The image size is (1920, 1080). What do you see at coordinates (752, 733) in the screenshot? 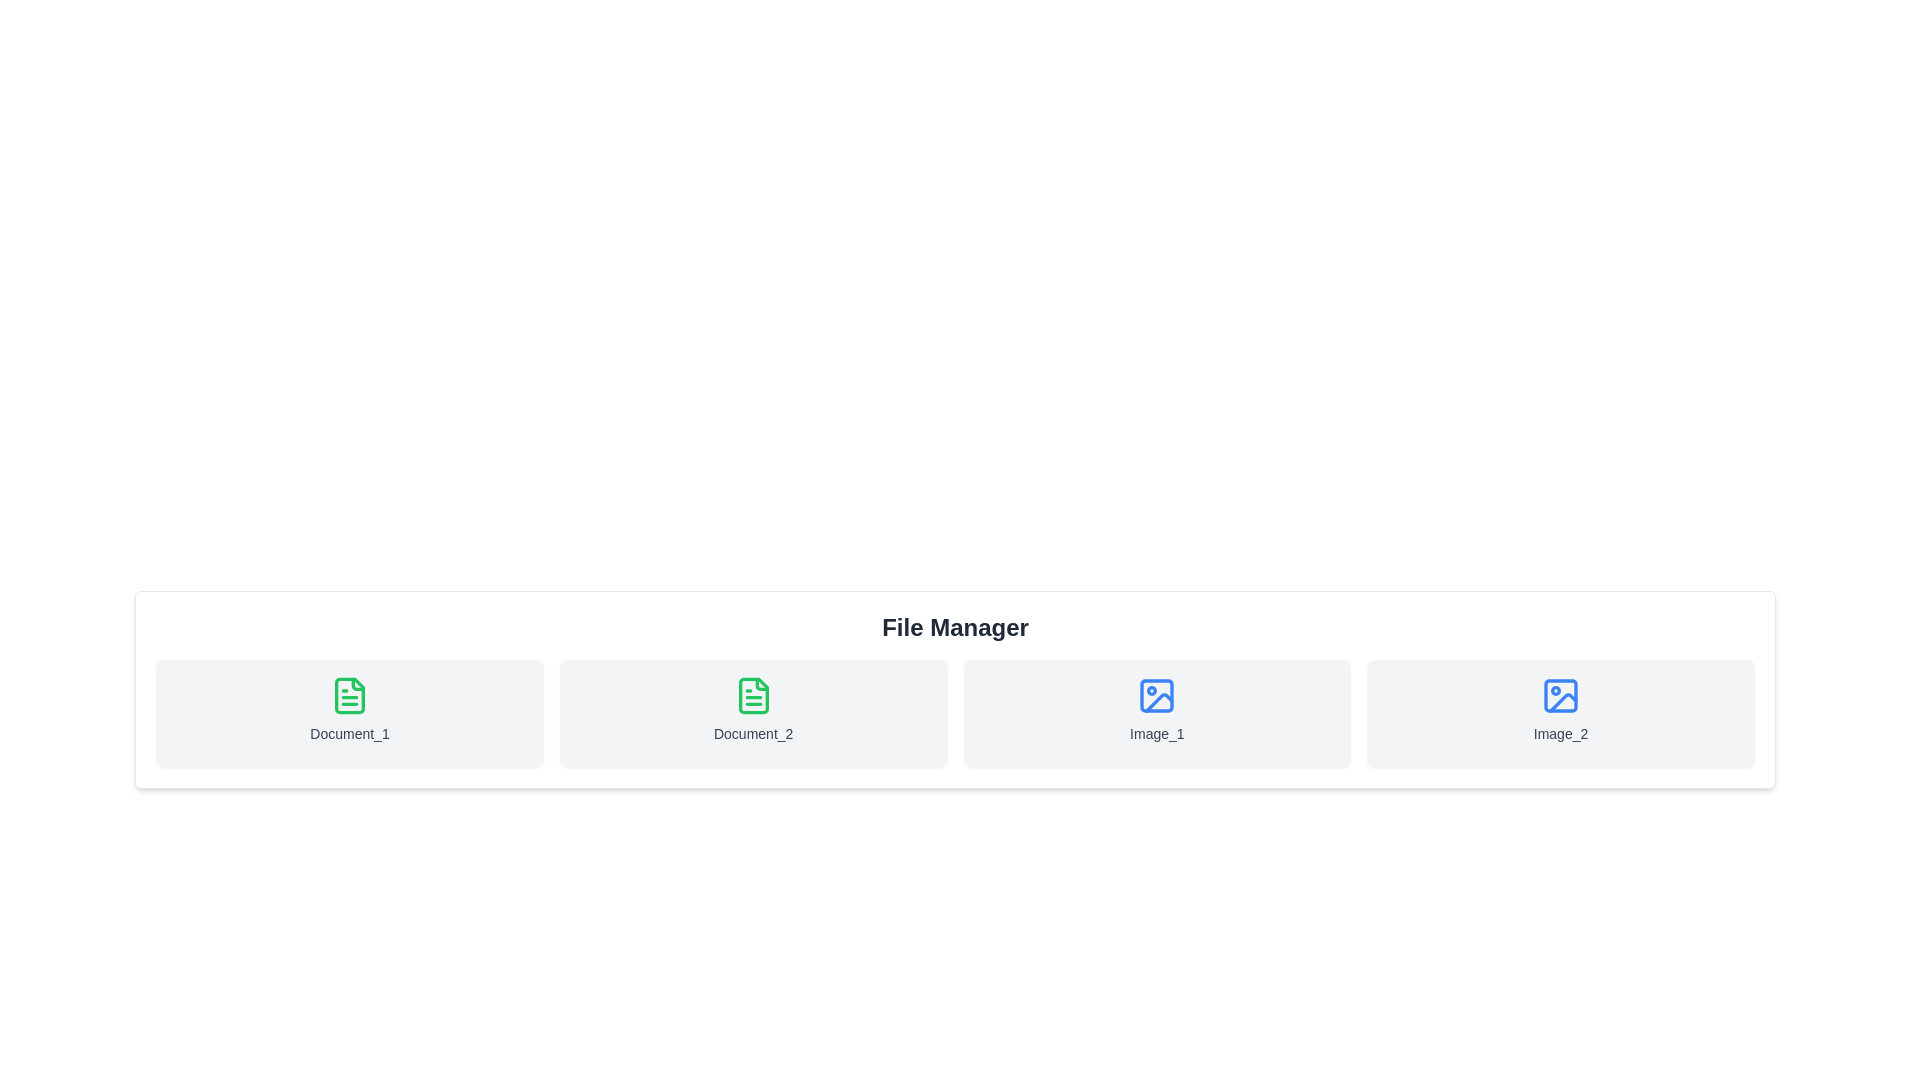
I see `text label 'Document_2' which is displayed in gray color at the bottom of the card component, centrally positioned below the document icon` at bounding box center [752, 733].